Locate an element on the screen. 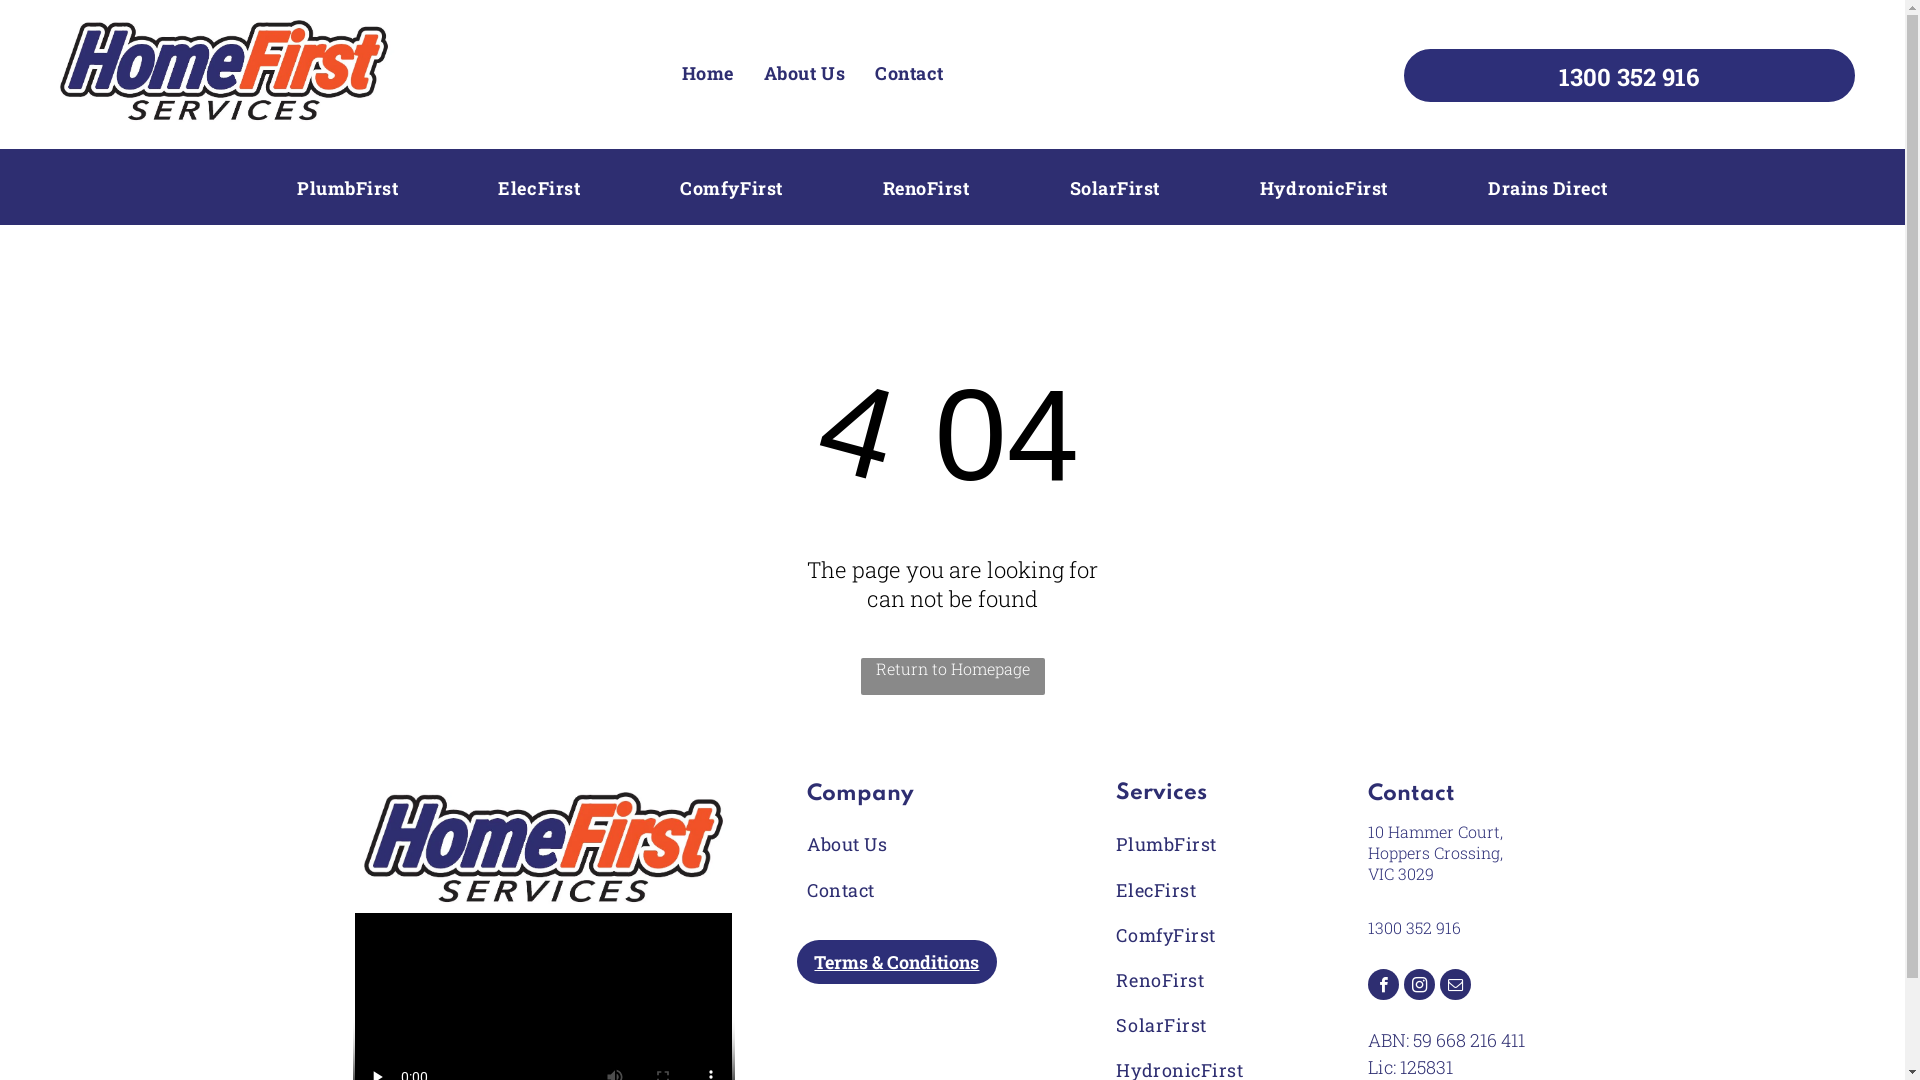 The height and width of the screenshot is (1080, 1920). 'Drains Direct' is located at coordinates (1546, 187).